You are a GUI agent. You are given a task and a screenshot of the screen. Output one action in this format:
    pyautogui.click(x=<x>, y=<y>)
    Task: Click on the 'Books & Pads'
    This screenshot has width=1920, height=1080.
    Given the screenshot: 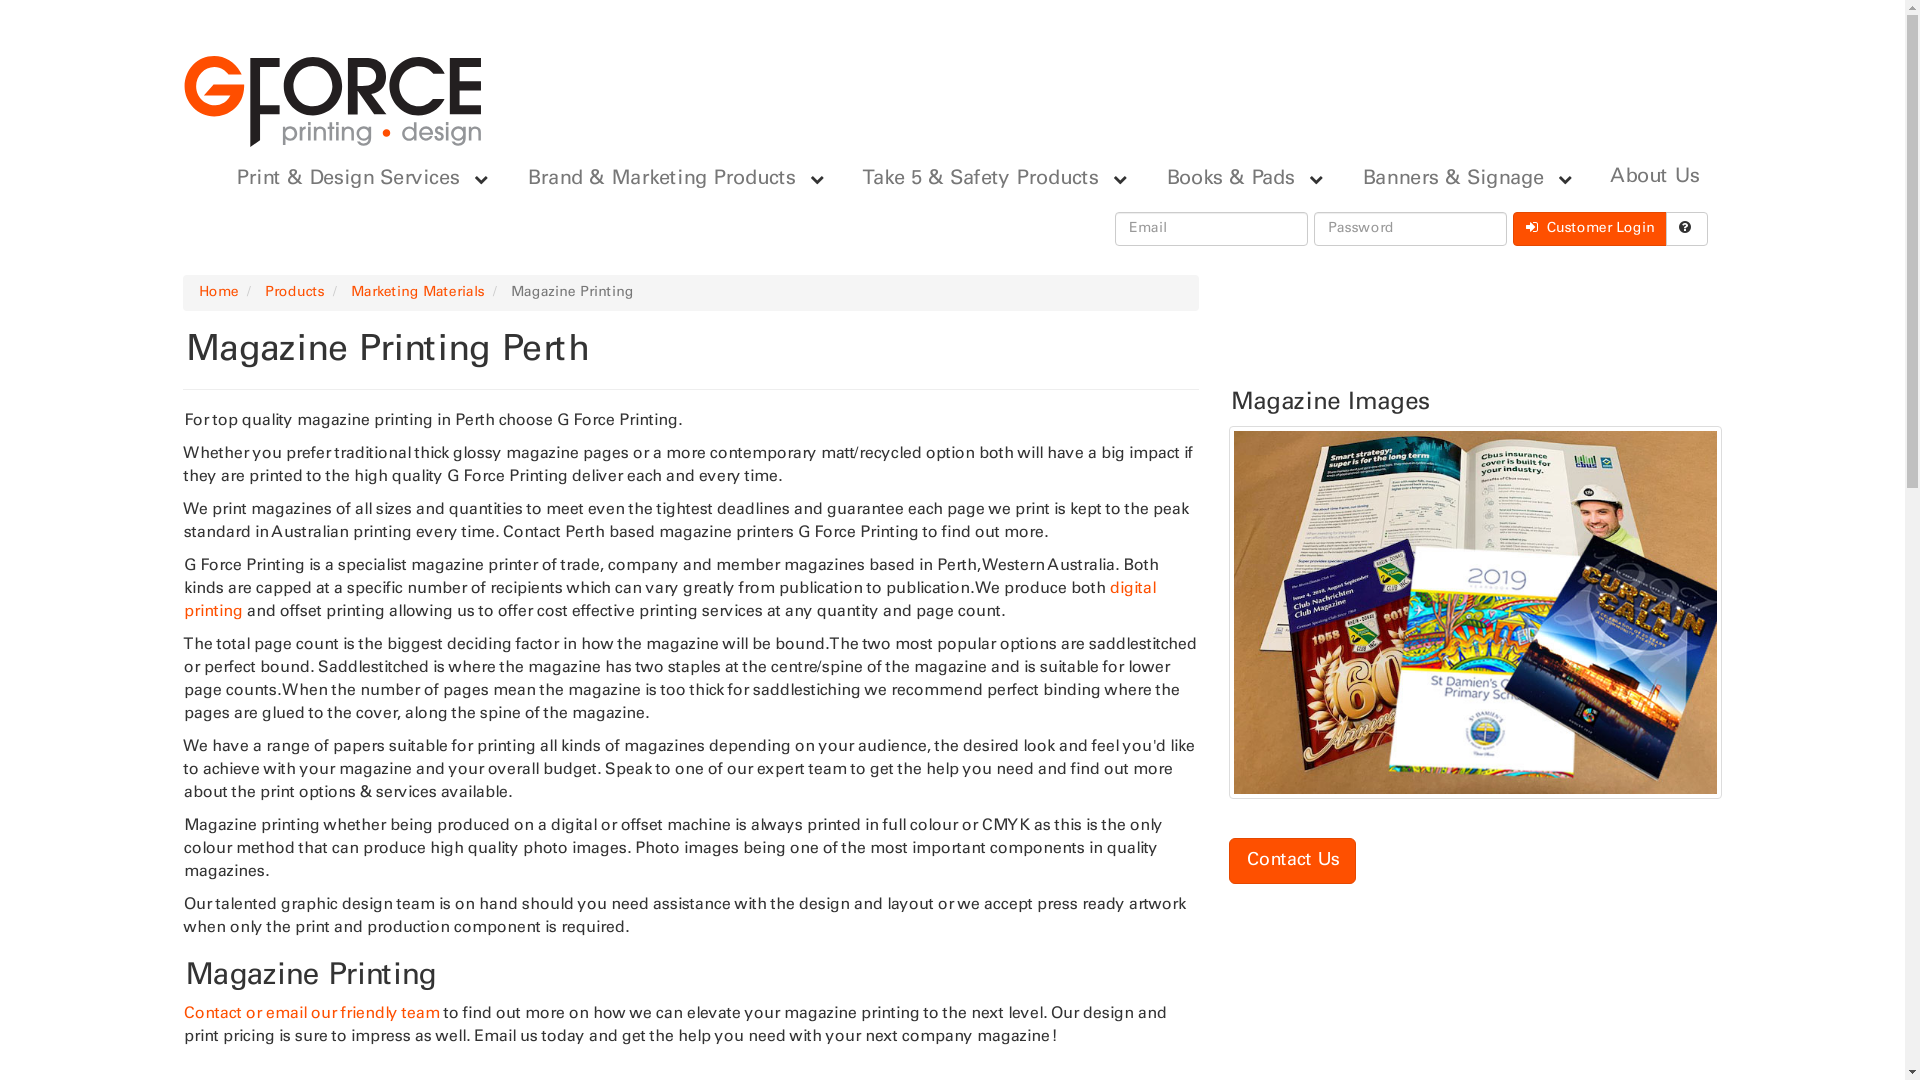 What is the action you would take?
    pyautogui.click(x=1156, y=177)
    